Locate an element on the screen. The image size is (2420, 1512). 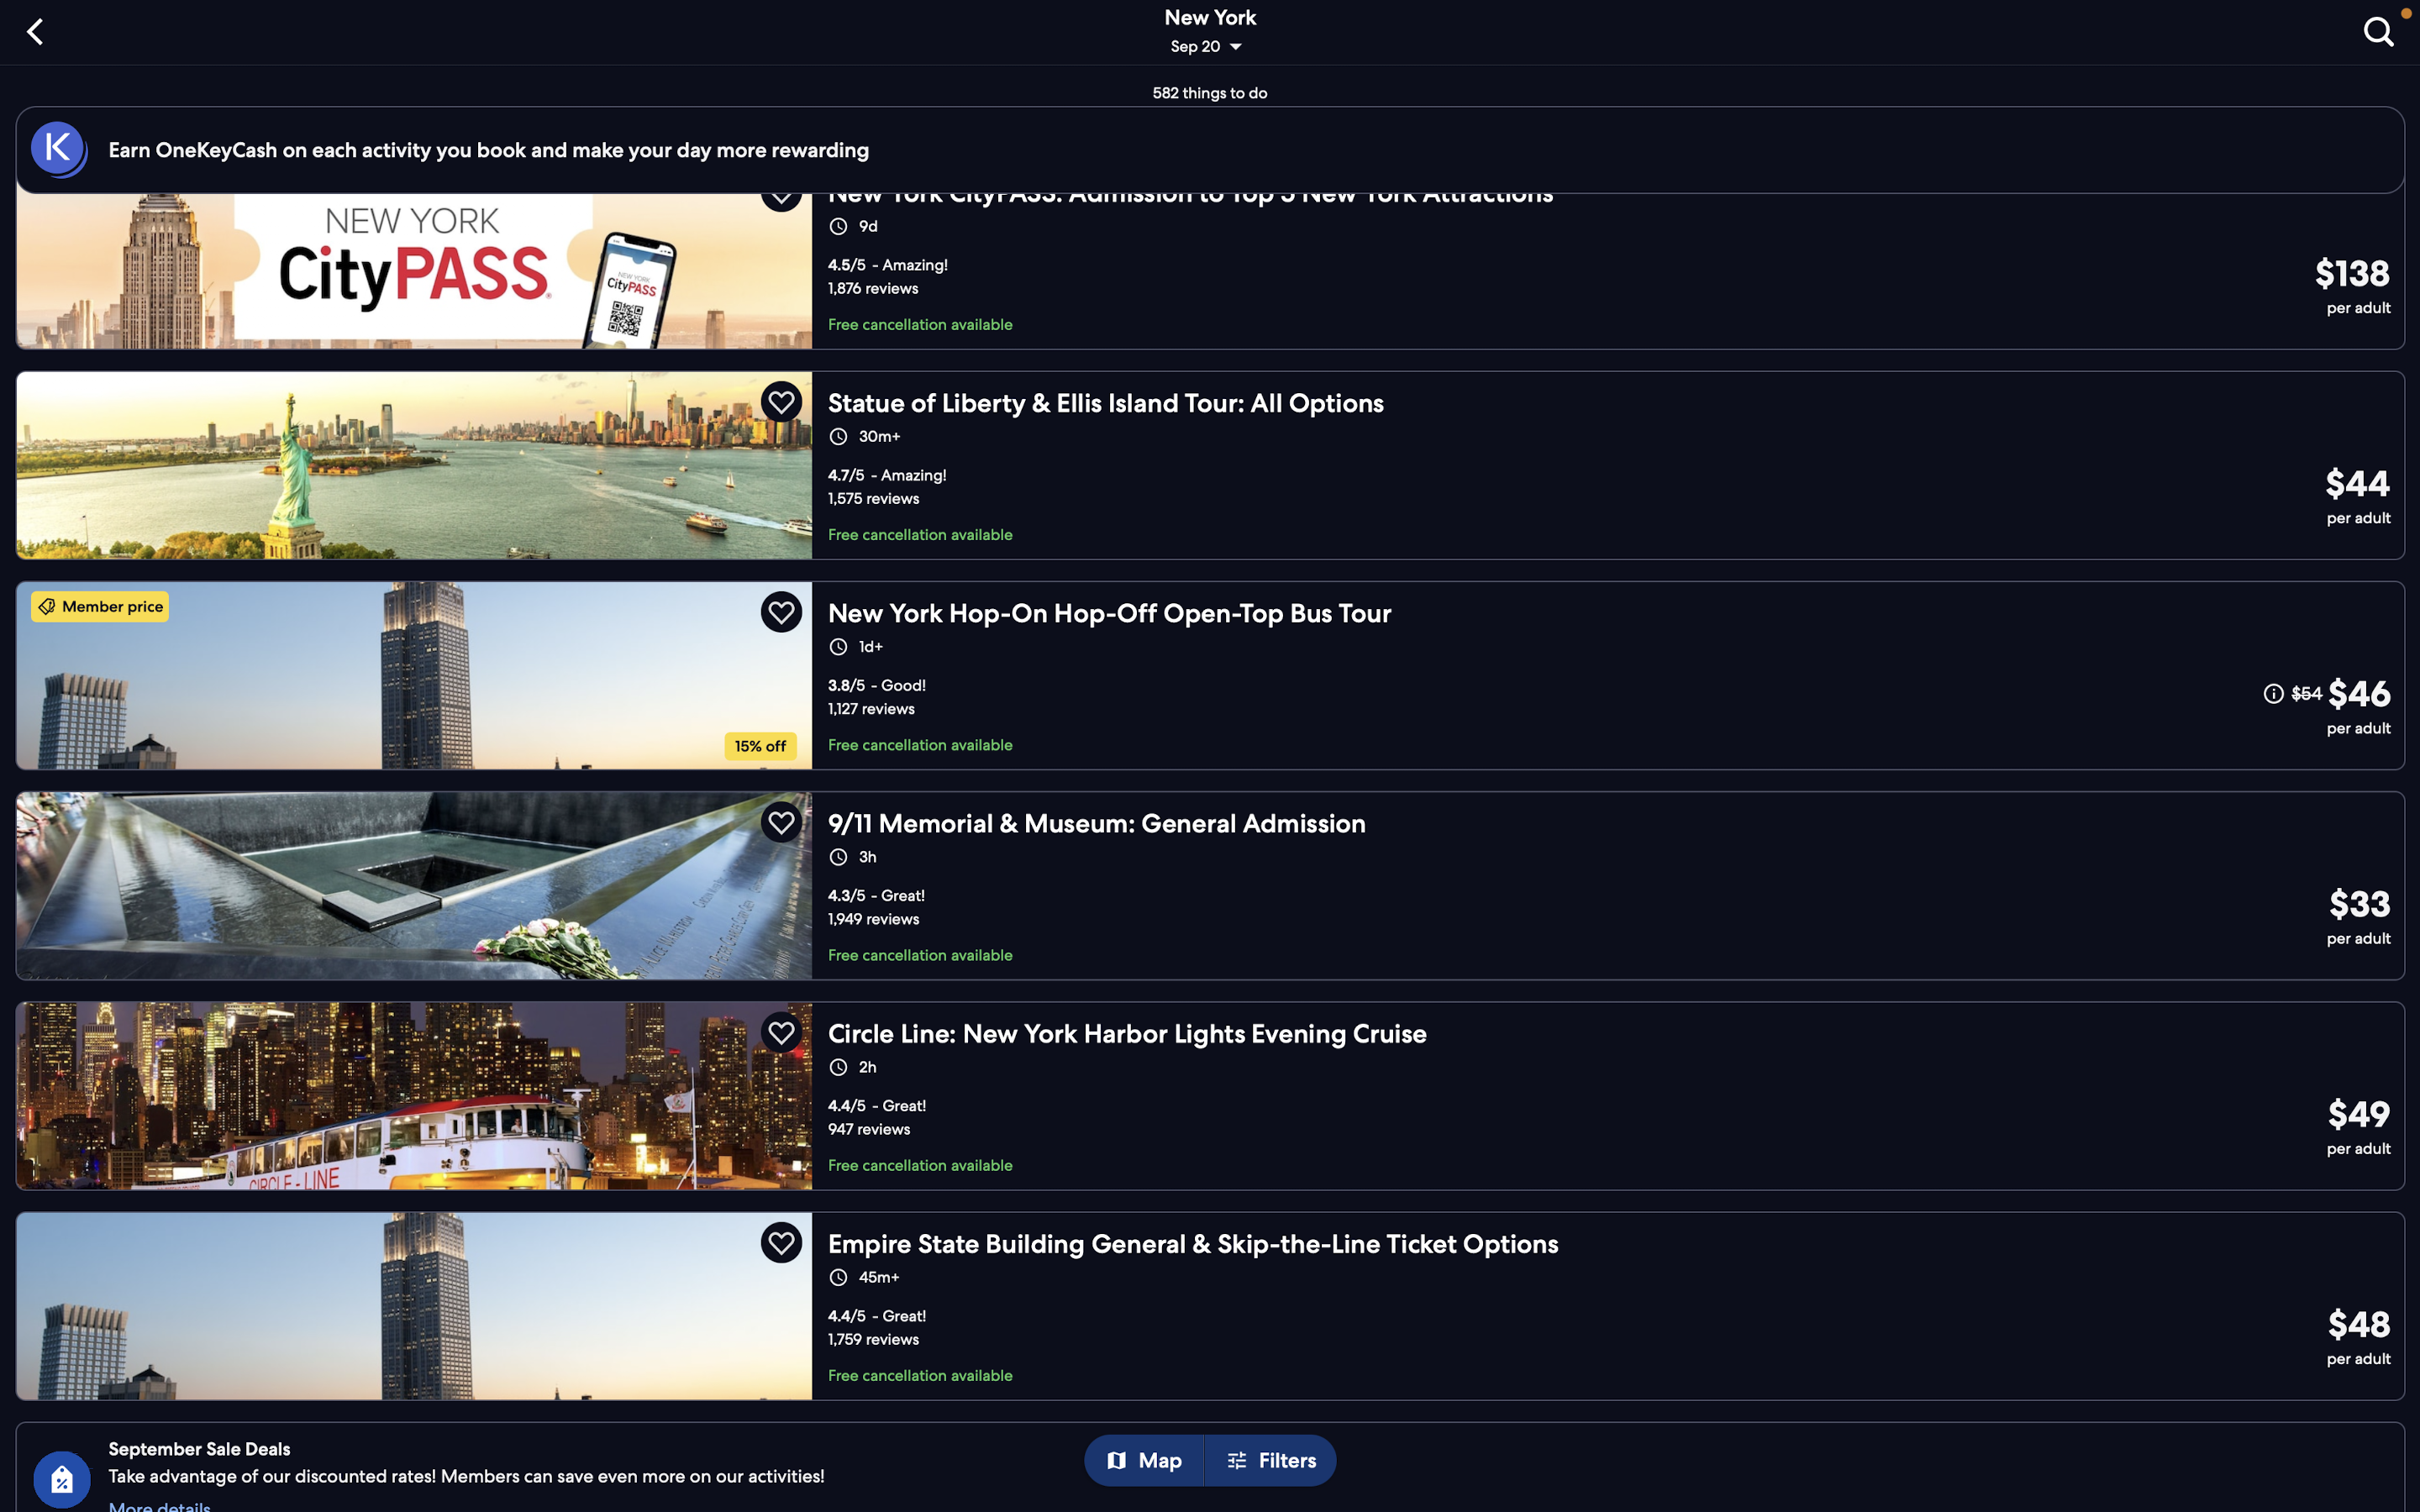
the "map" button is located at coordinates (1151, 1461).